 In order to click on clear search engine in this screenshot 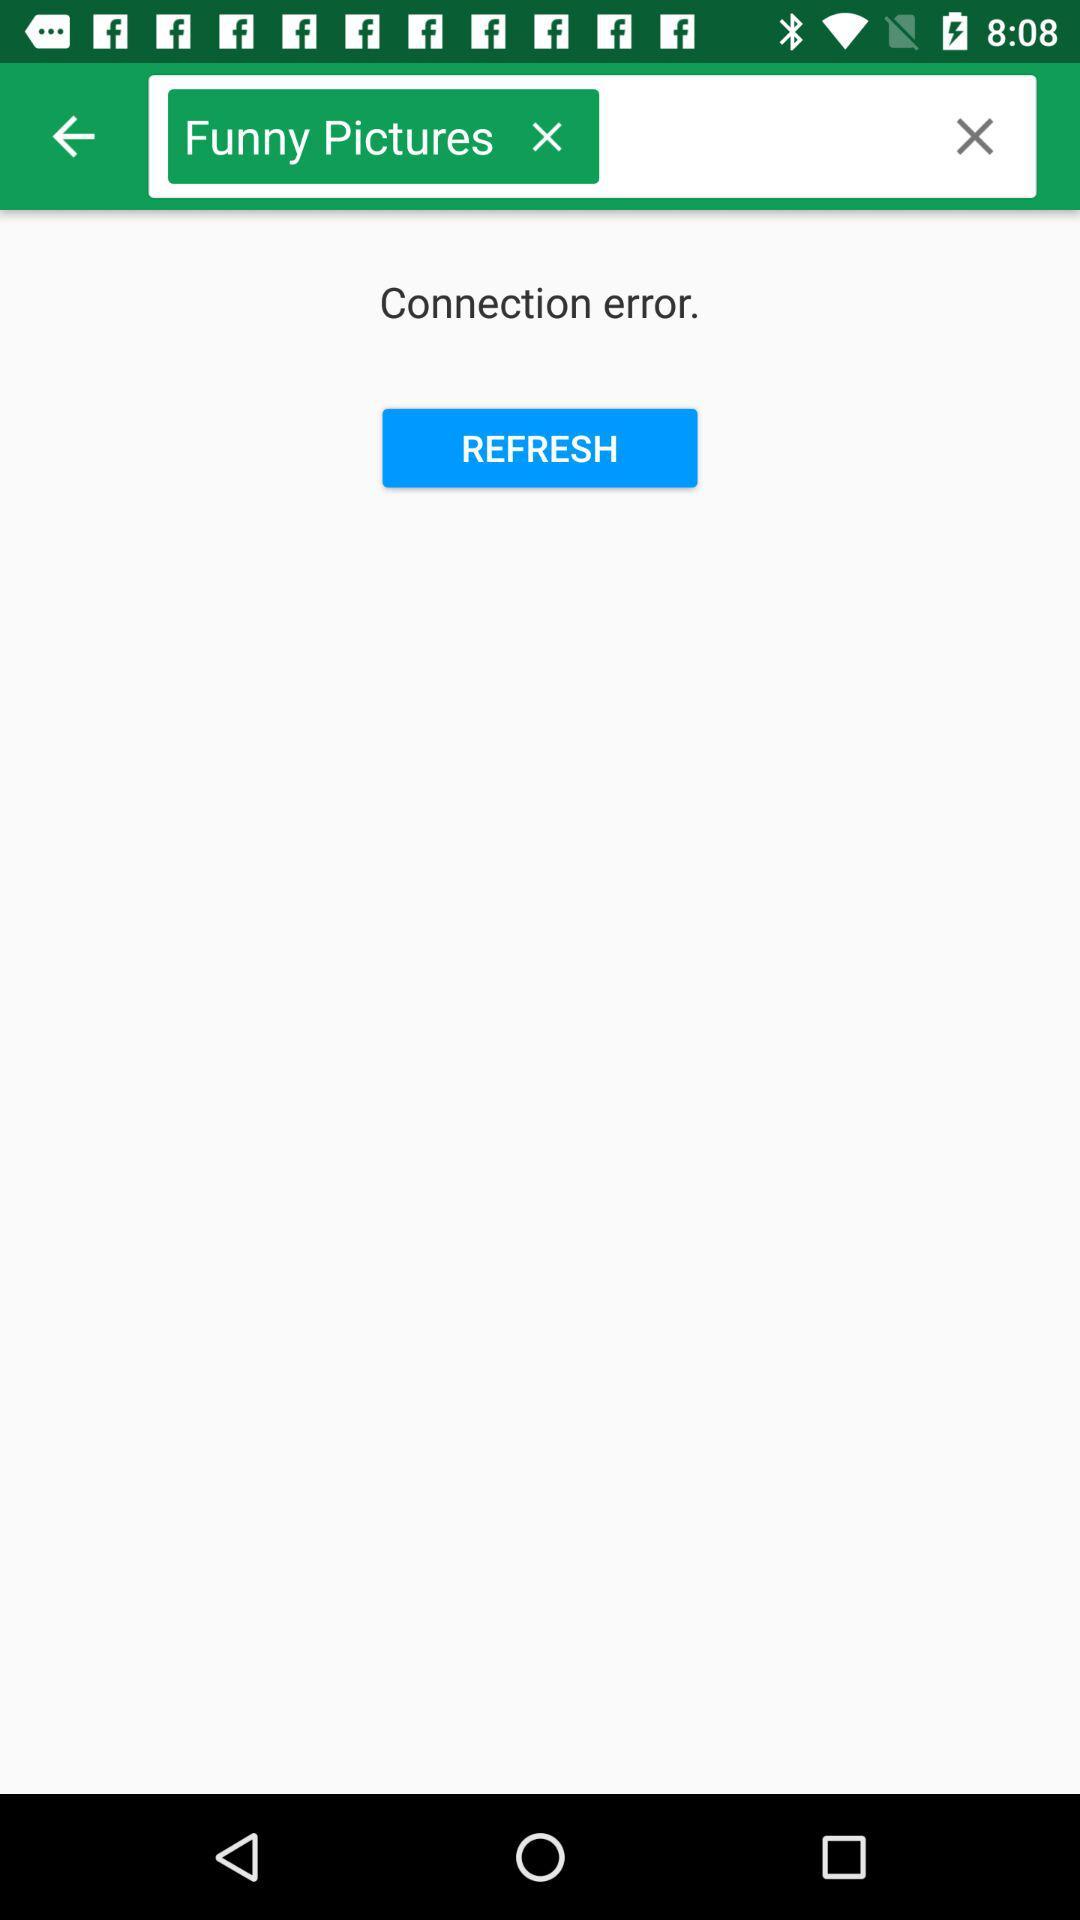, I will do `click(974, 135)`.